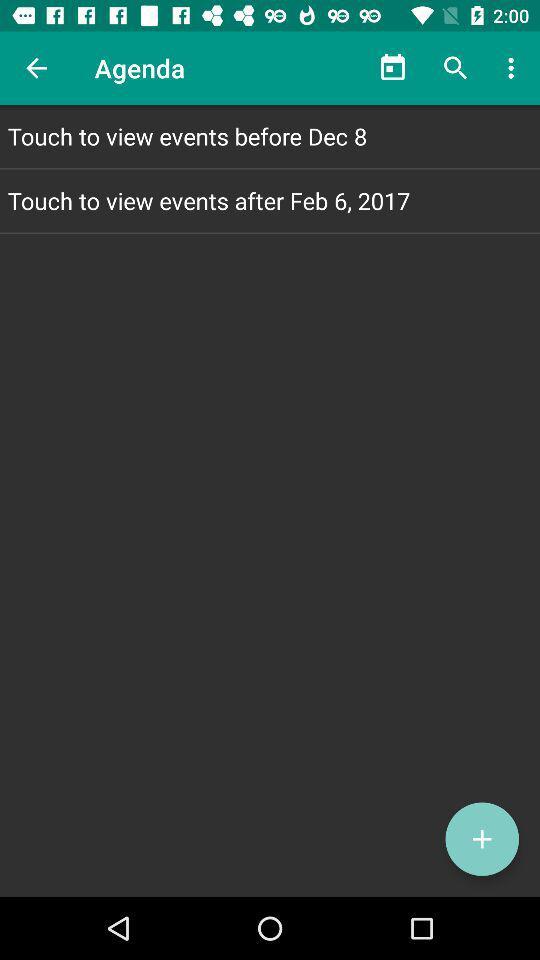  What do you see at coordinates (481, 839) in the screenshot?
I see `item at the bottom right corner` at bounding box center [481, 839].